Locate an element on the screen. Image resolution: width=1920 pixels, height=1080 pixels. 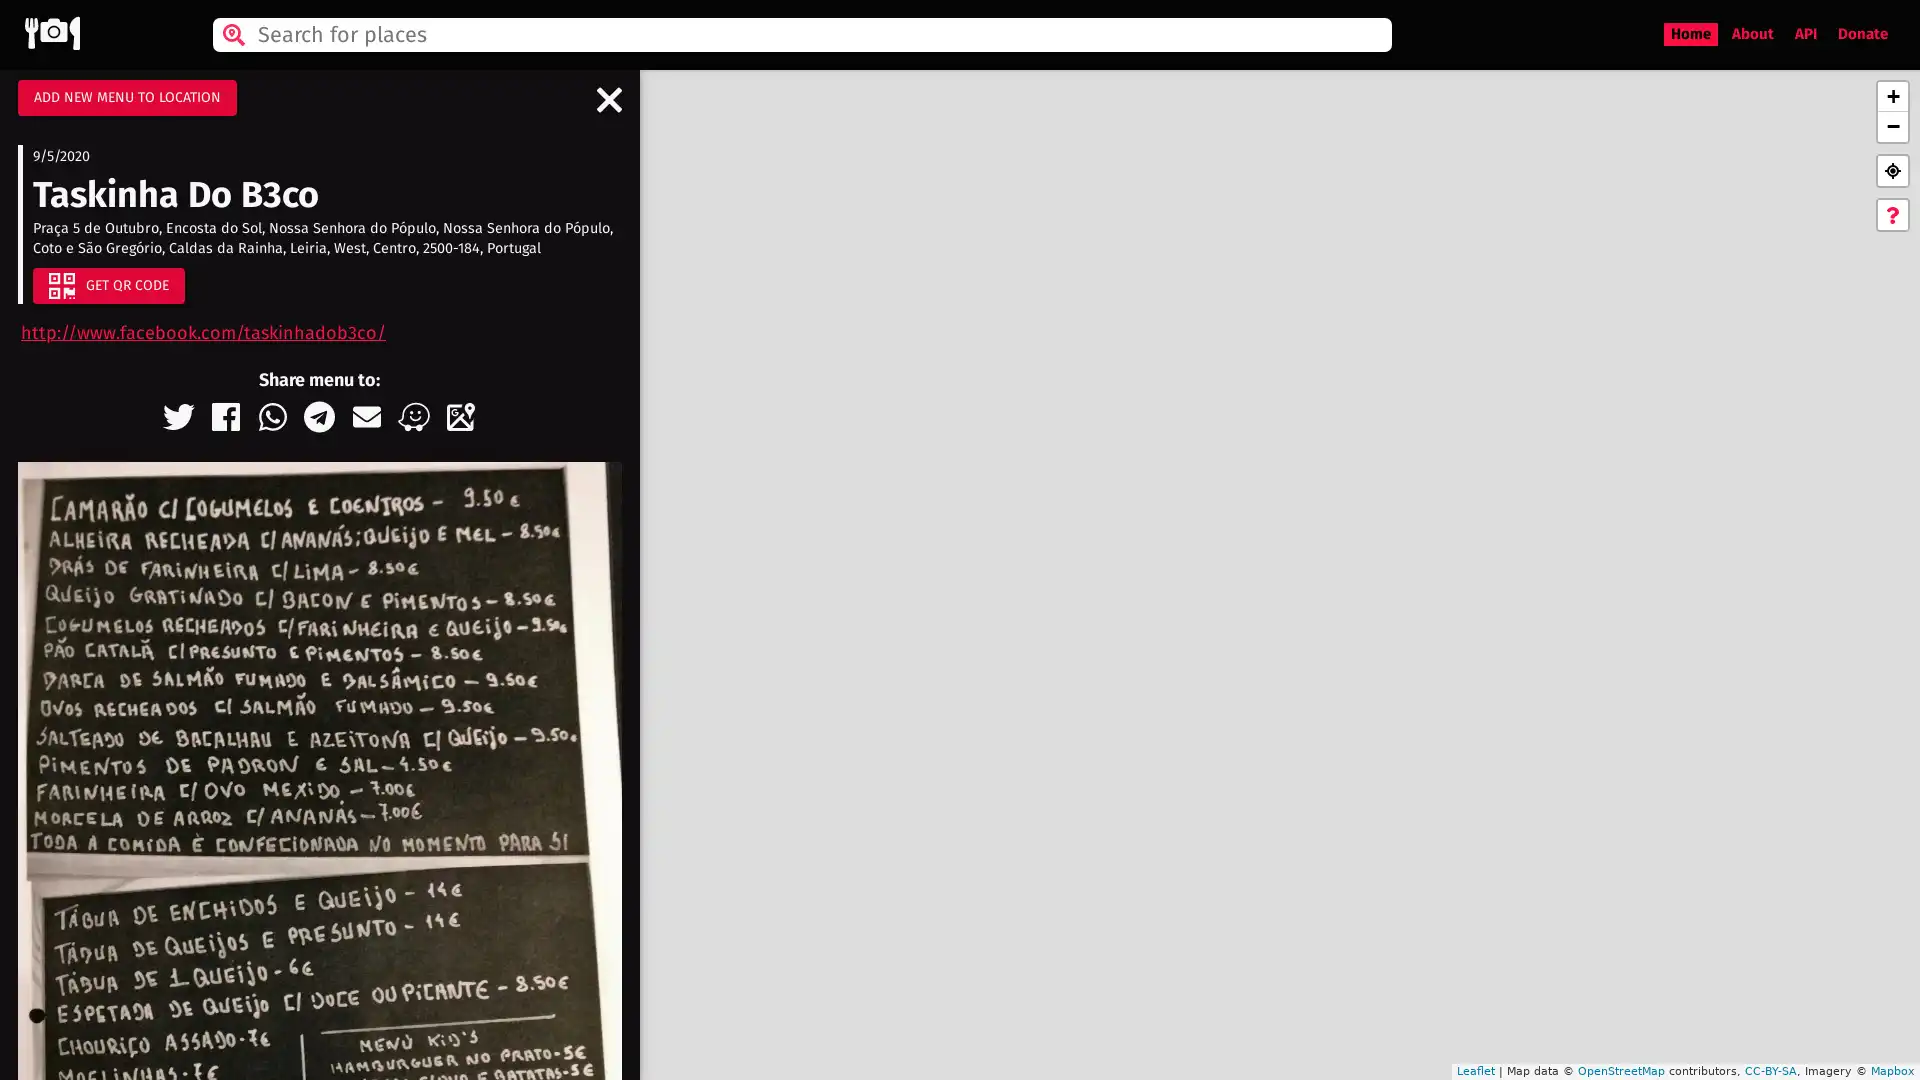
Zoom in is located at coordinates (1891, 96).